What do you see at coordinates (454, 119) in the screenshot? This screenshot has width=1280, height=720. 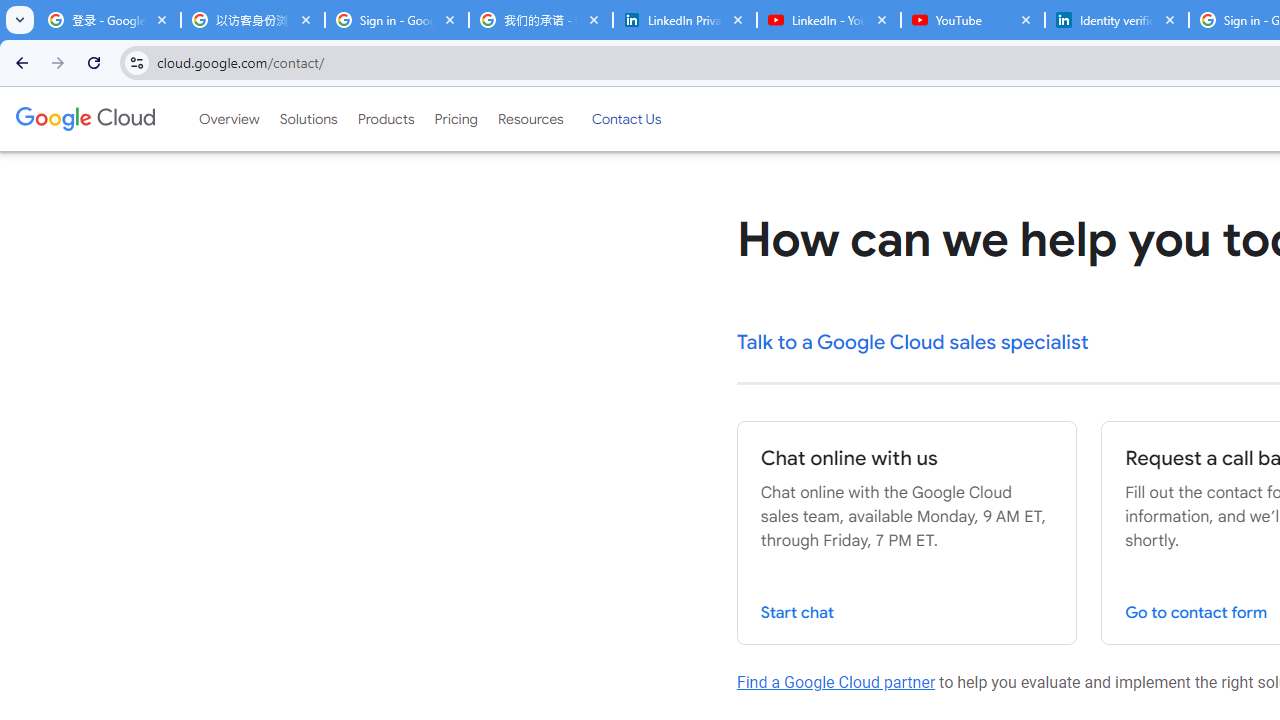 I see `'Pricing'` at bounding box center [454, 119].